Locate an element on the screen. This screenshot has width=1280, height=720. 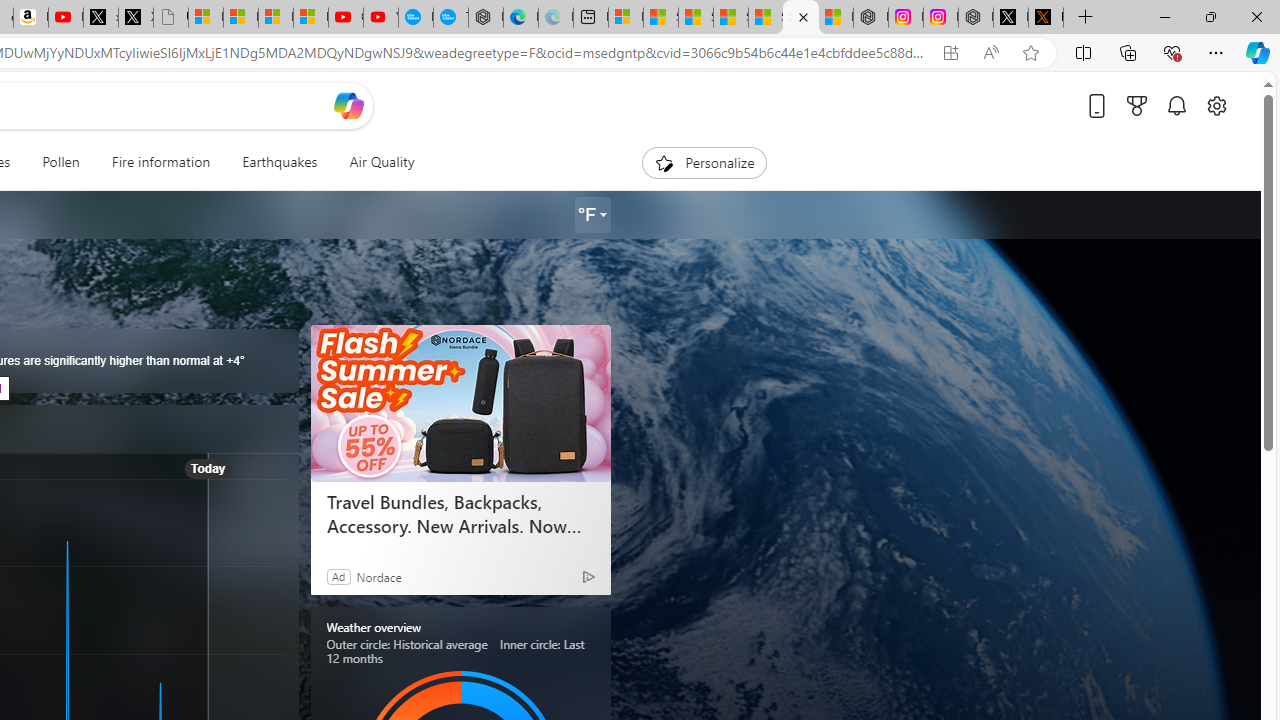
'Weather settings' is located at coordinates (591, 215).